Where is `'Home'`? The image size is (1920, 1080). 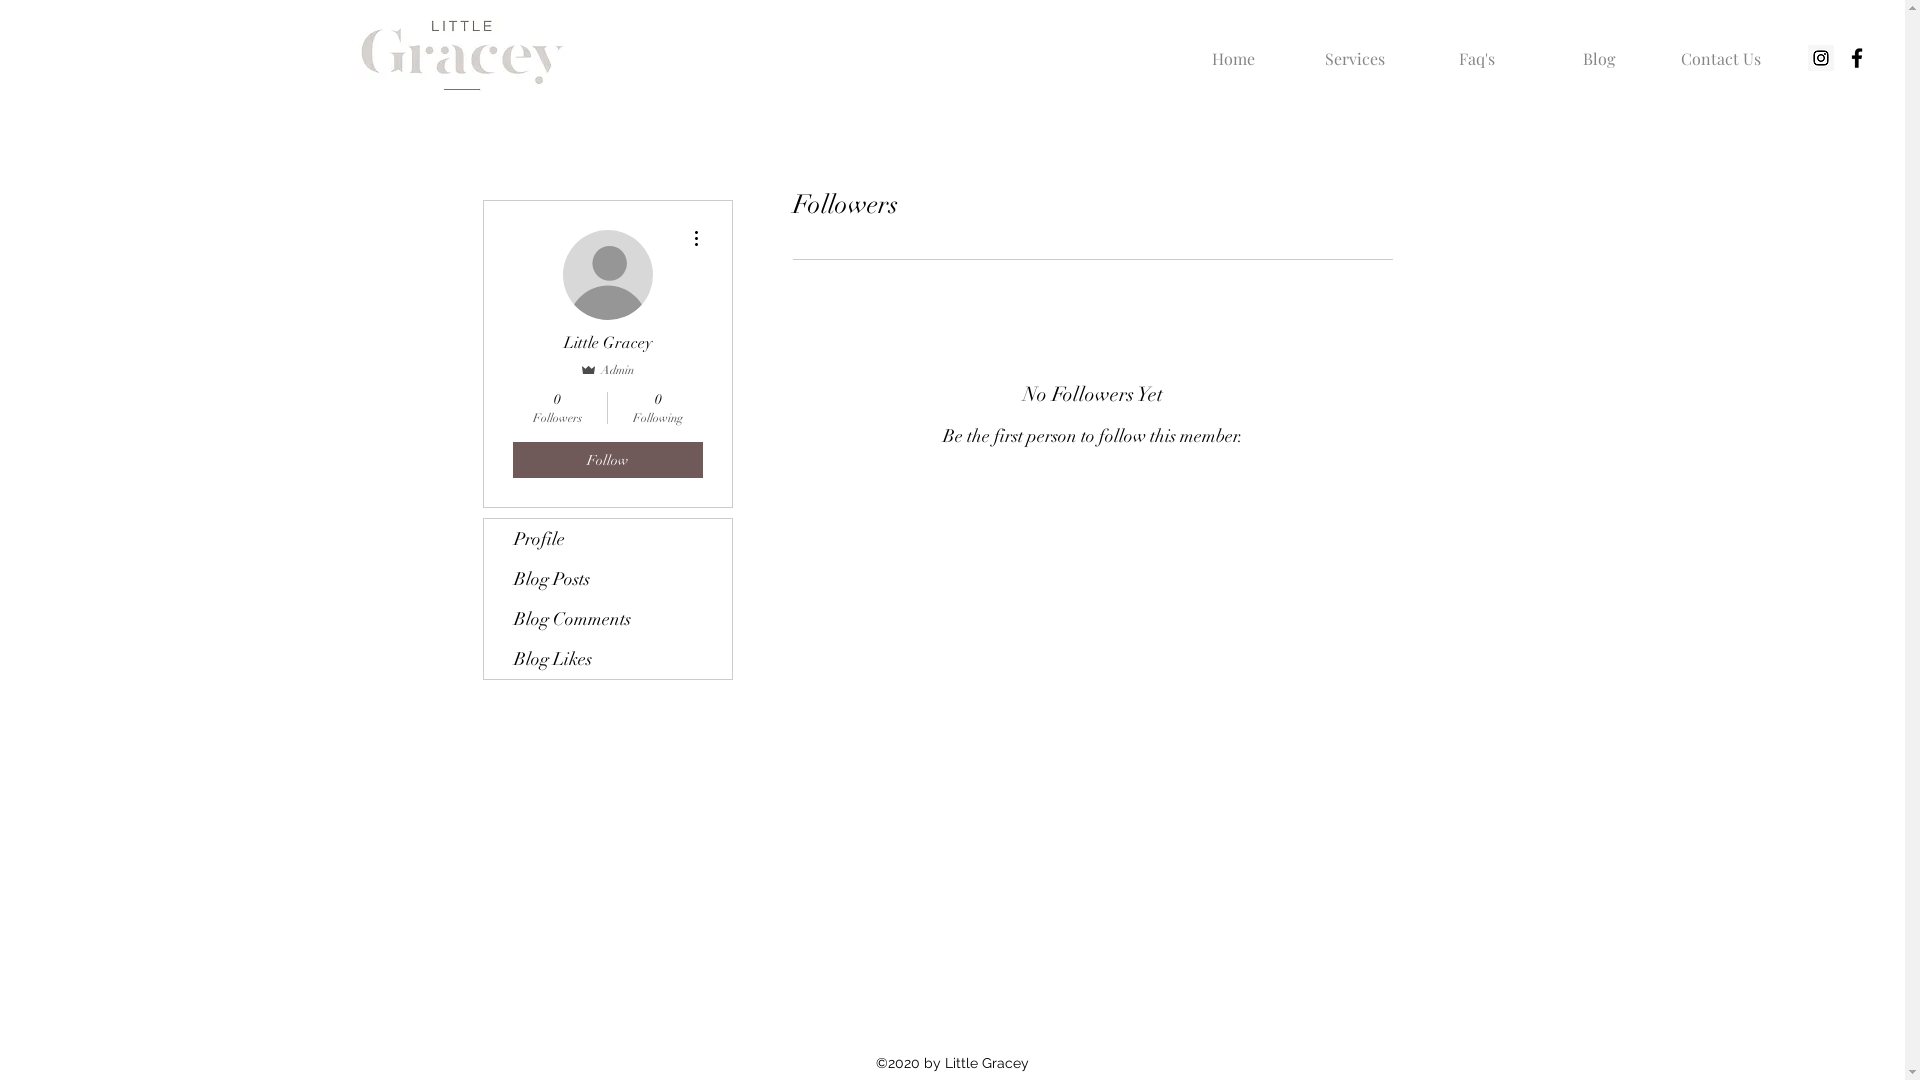
'Home' is located at coordinates (1232, 49).